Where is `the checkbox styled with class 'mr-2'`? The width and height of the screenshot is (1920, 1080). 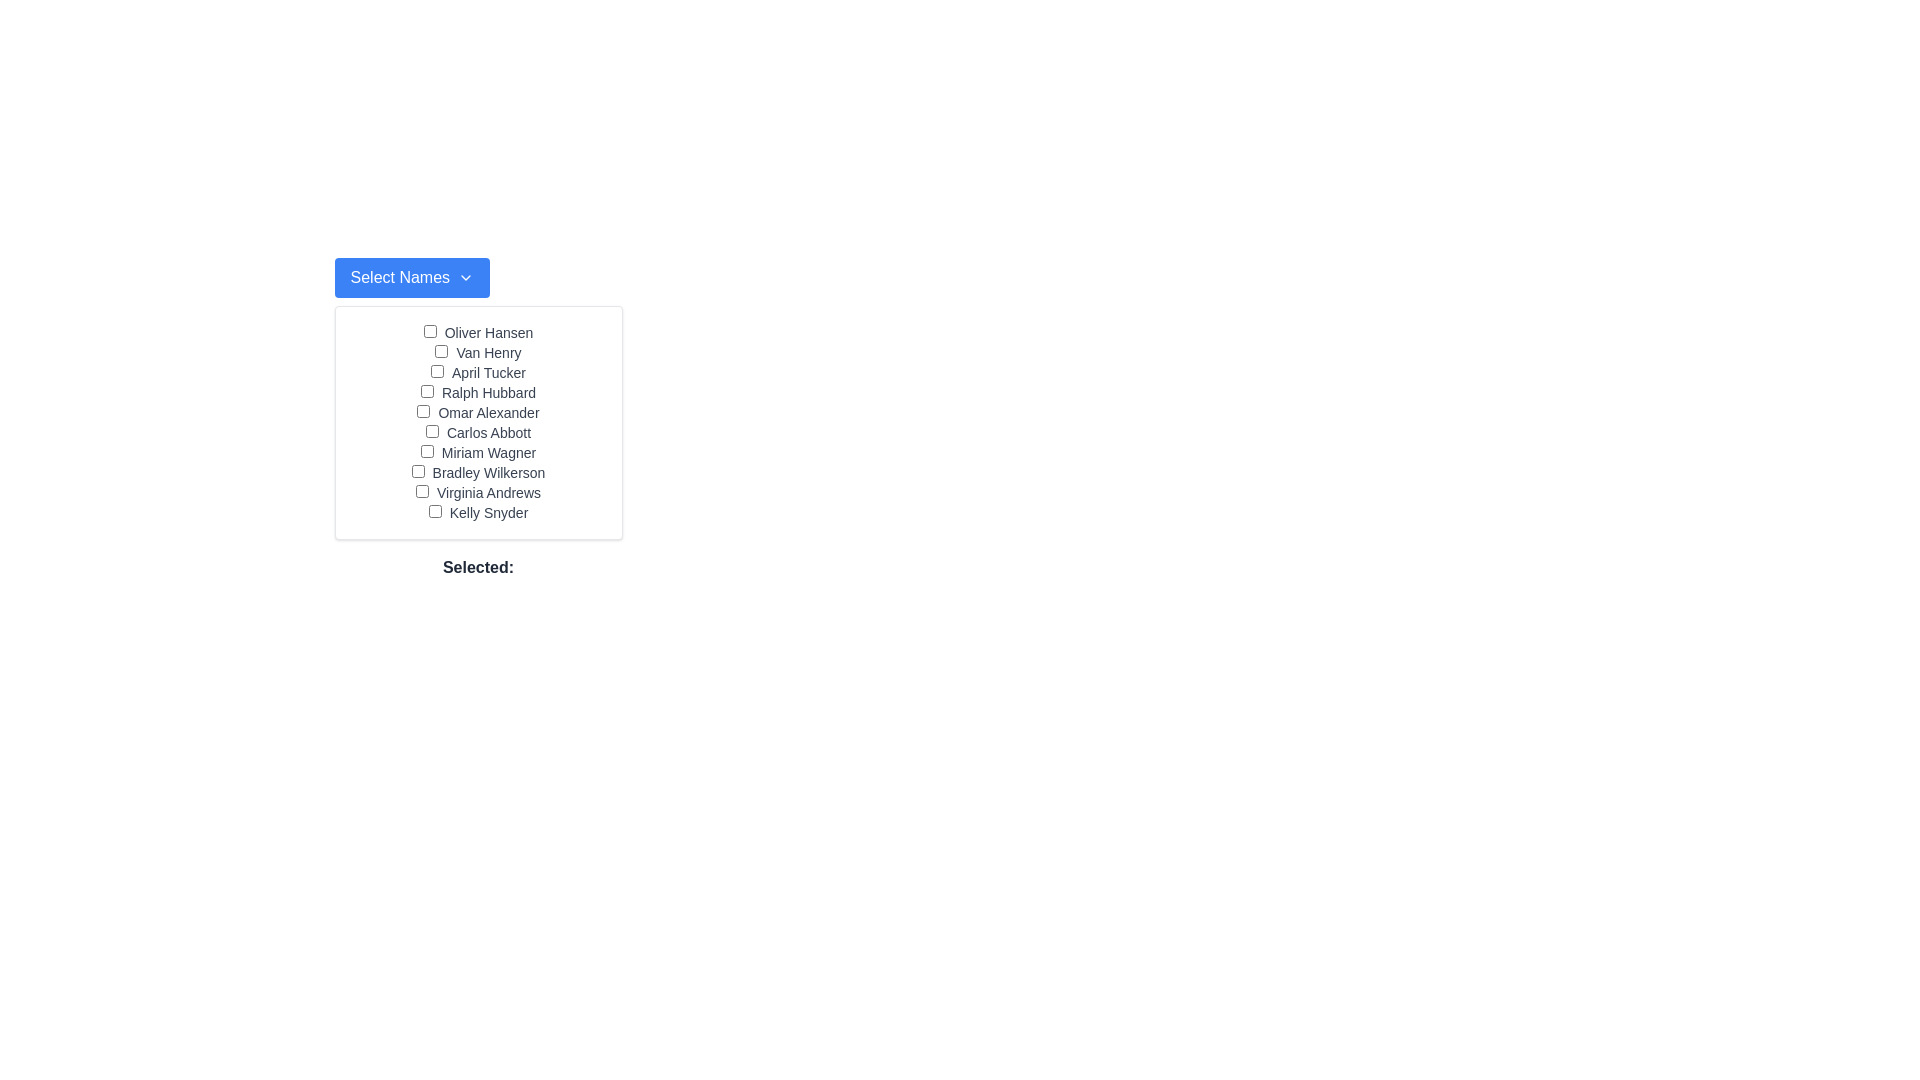
the checkbox styled with class 'mr-2' is located at coordinates (434, 510).